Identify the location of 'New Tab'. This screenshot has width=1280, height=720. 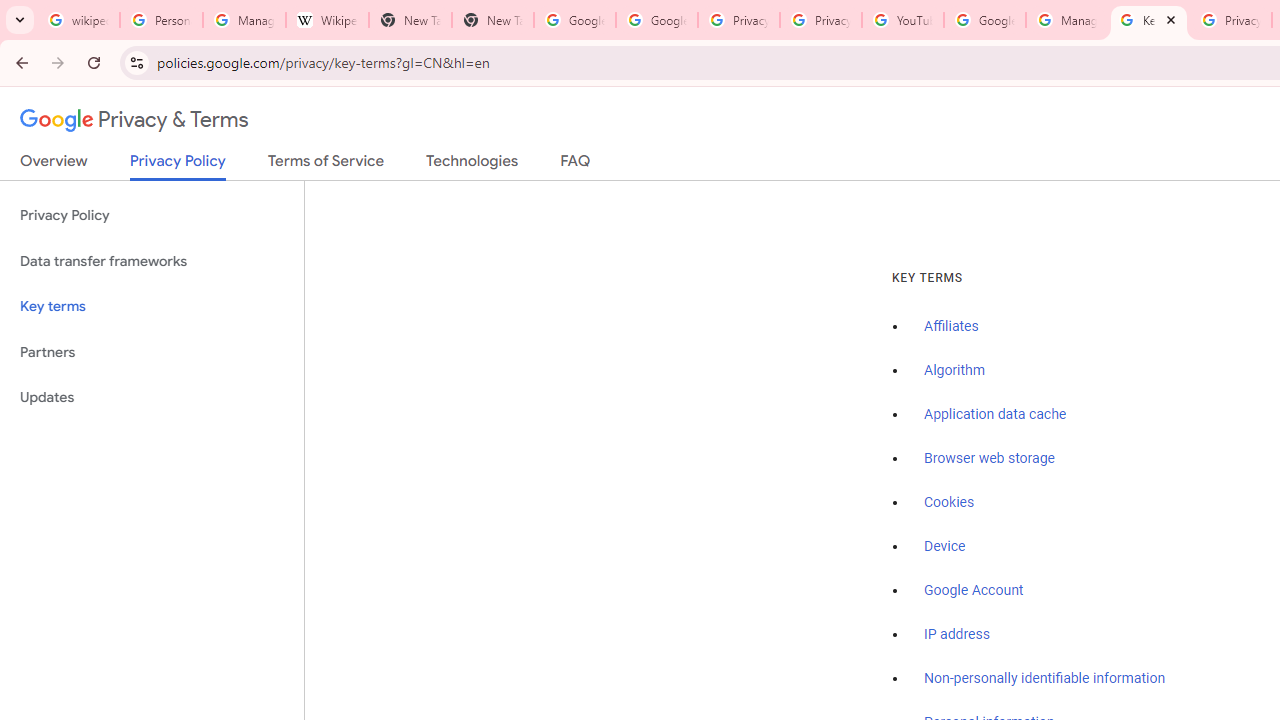
(409, 20).